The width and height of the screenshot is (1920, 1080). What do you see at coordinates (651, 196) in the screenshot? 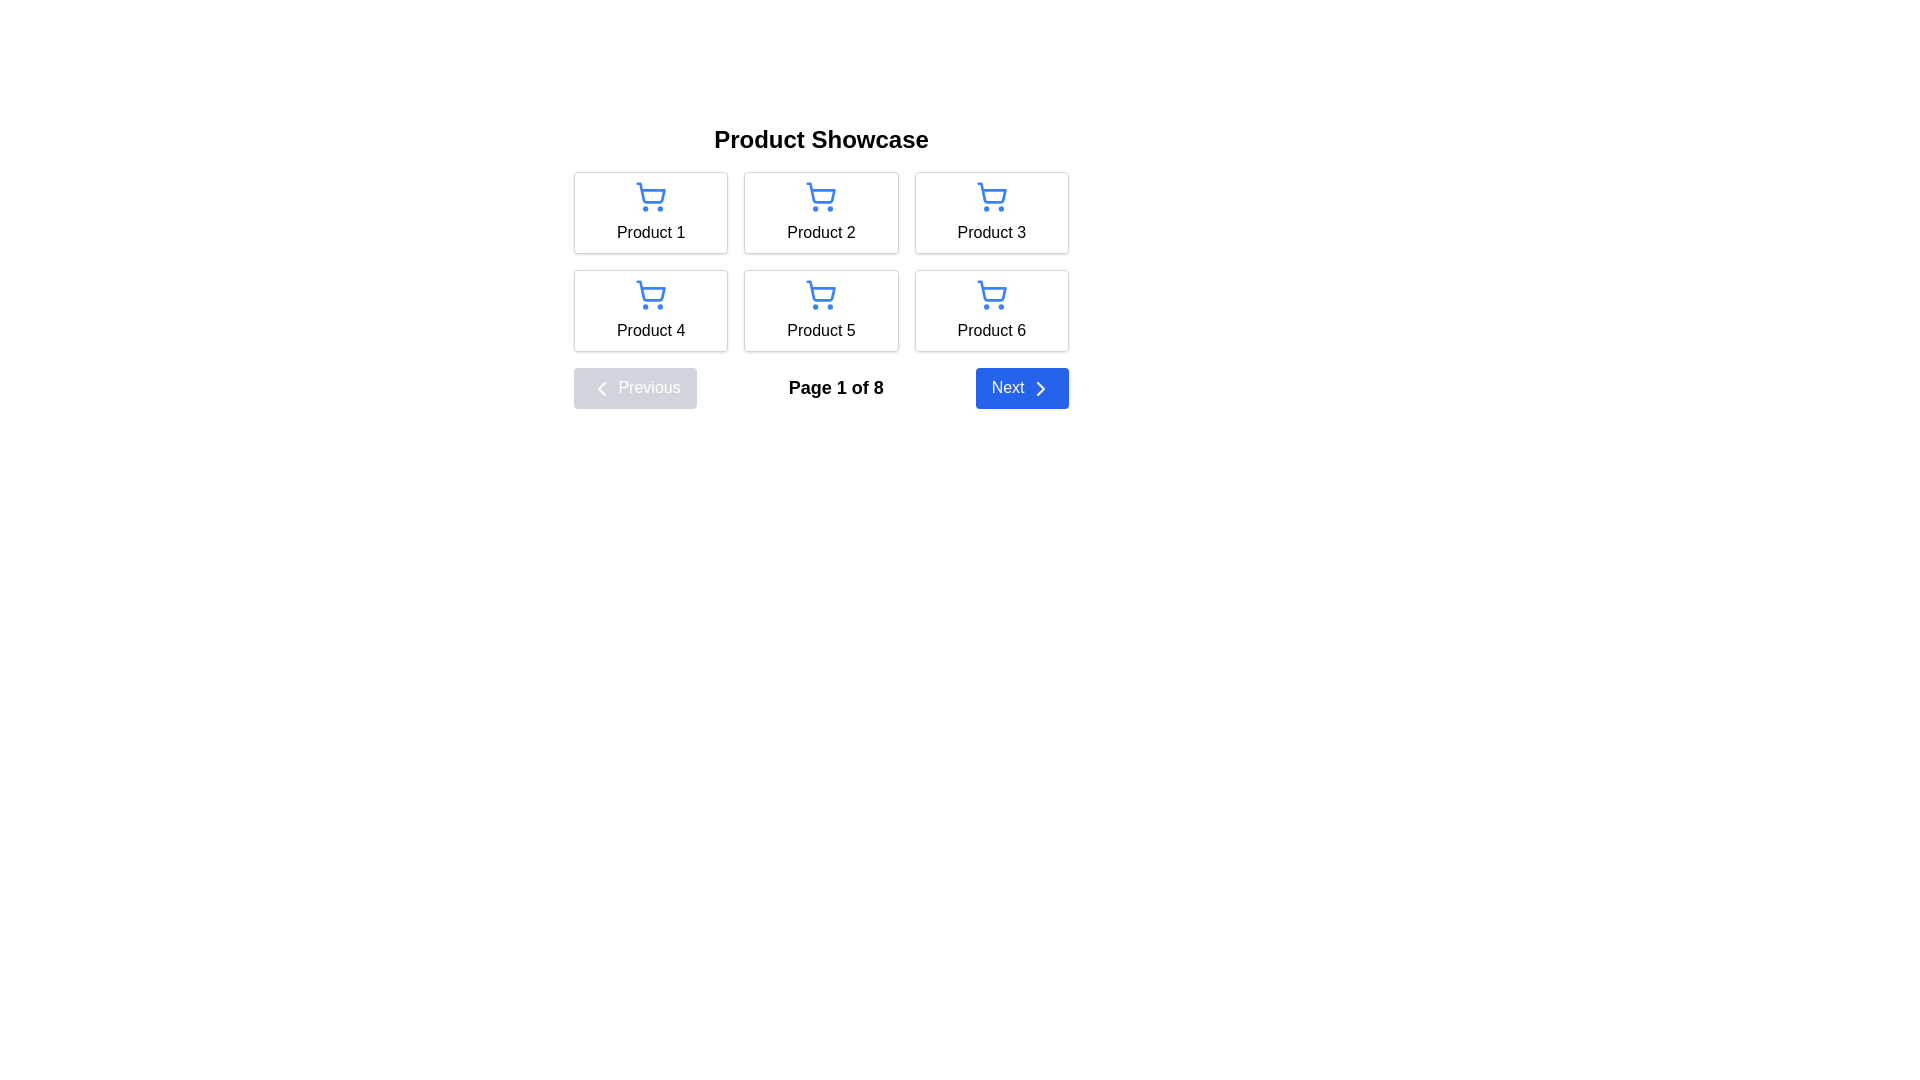
I see `the icon located in the top-left corner of the product grid, above the label 'Product 1', which is intended to add the product to the shopping cart or view more details` at bounding box center [651, 196].